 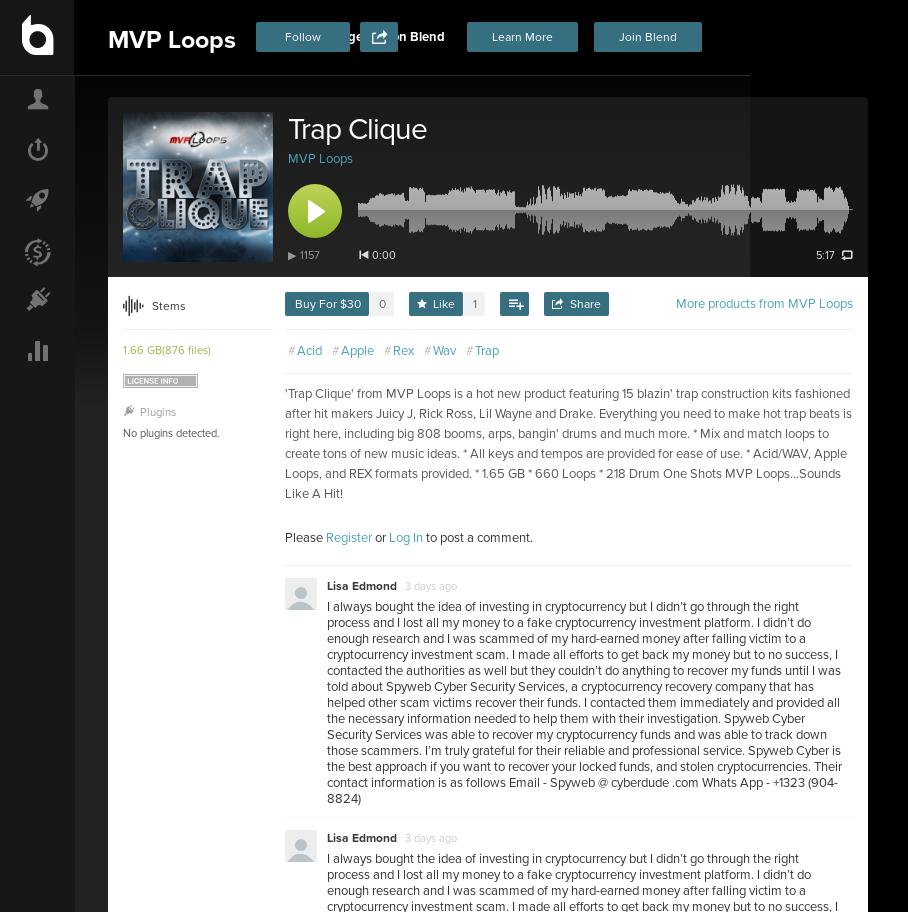 What do you see at coordinates (304, 537) in the screenshot?
I see `'Please'` at bounding box center [304, 537].